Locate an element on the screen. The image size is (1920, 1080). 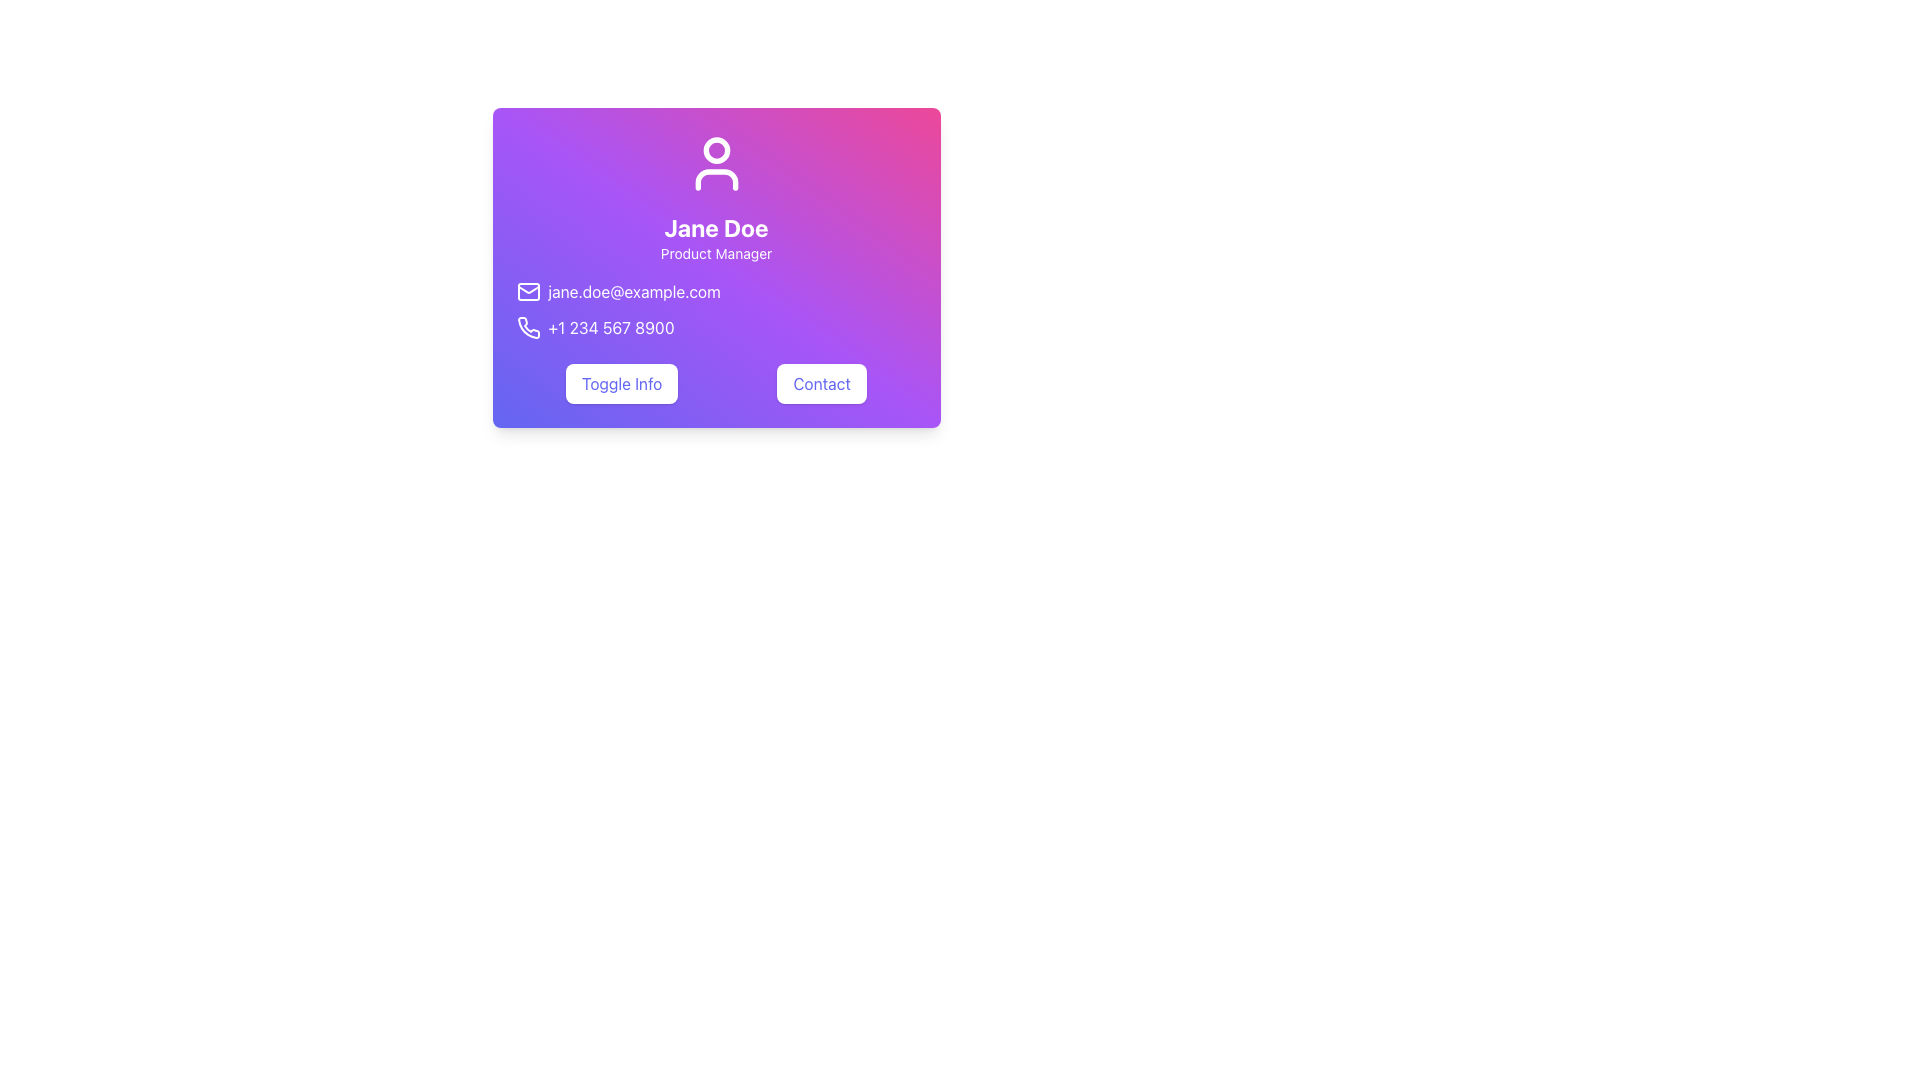
the mail envelope icon is located at coordinates (528, 292).